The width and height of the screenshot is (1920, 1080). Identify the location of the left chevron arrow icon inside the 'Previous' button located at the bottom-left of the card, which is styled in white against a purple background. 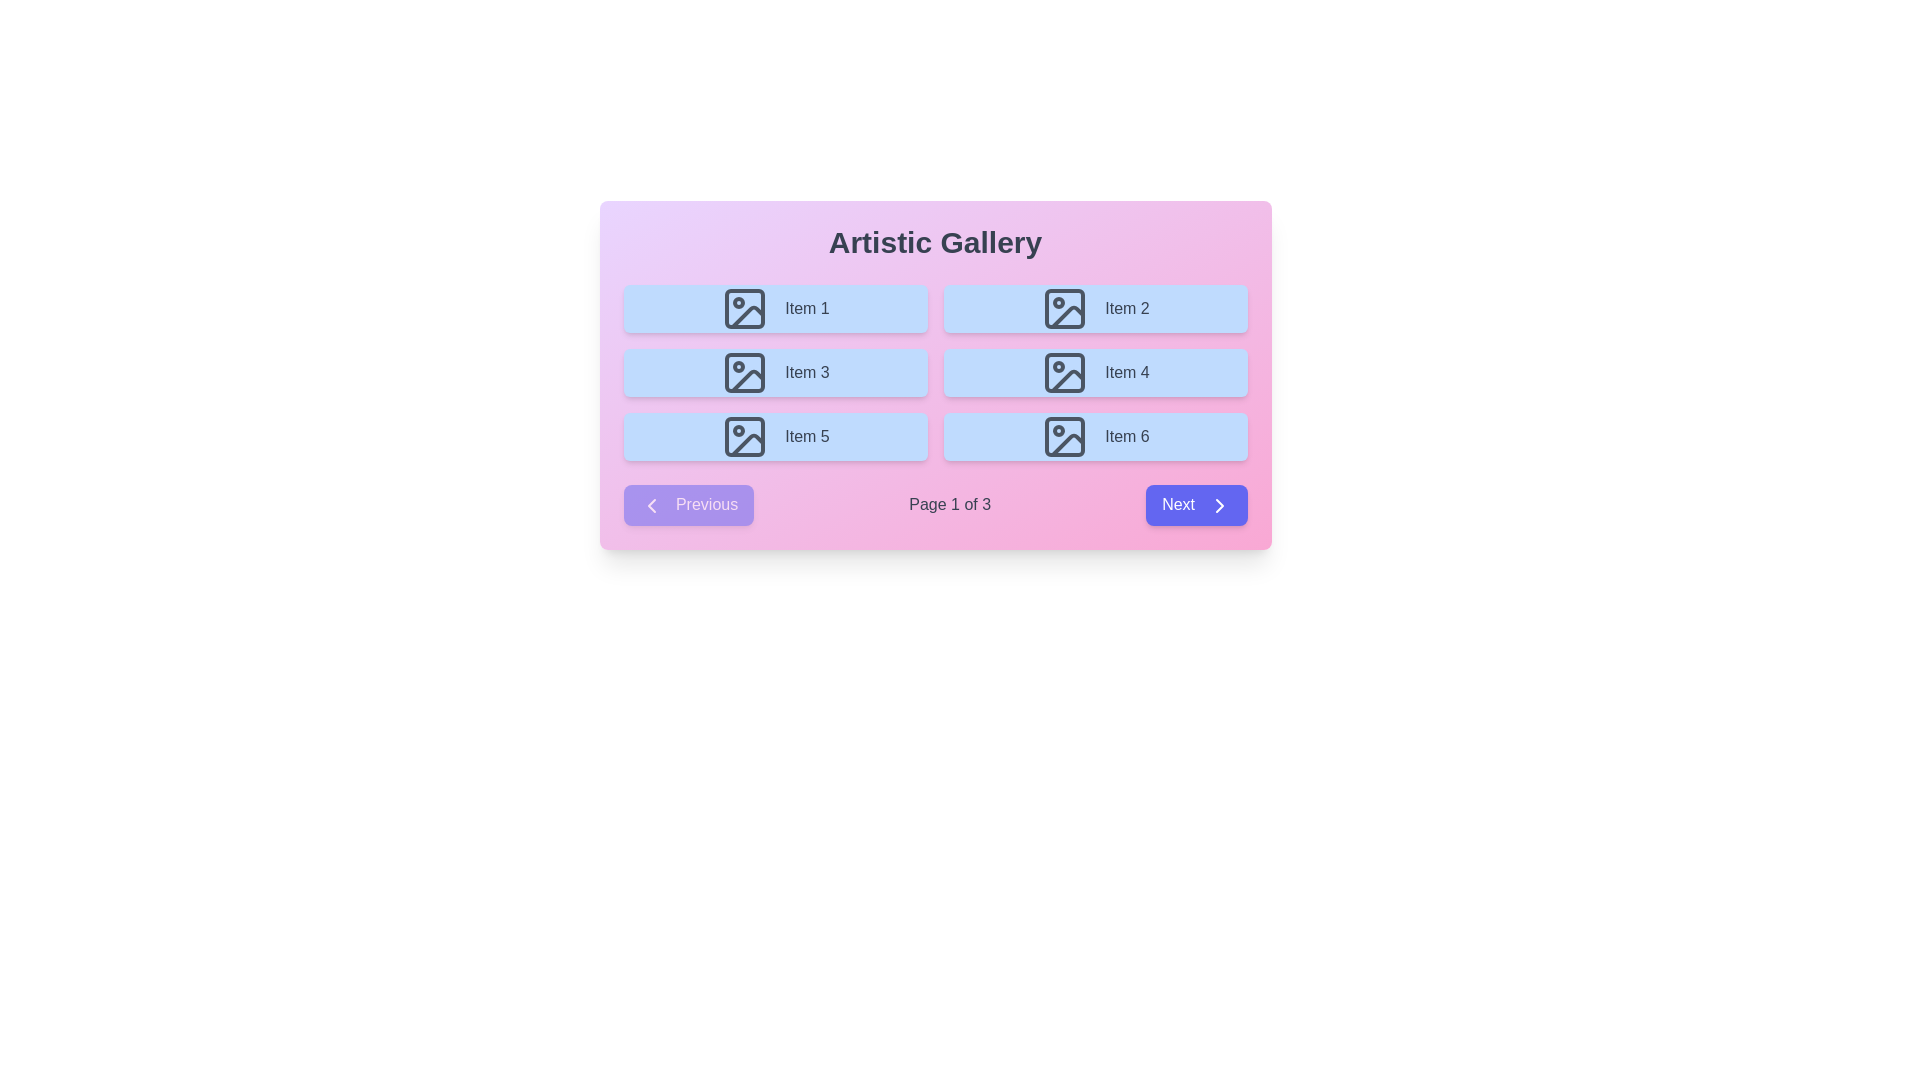
(651, 504).